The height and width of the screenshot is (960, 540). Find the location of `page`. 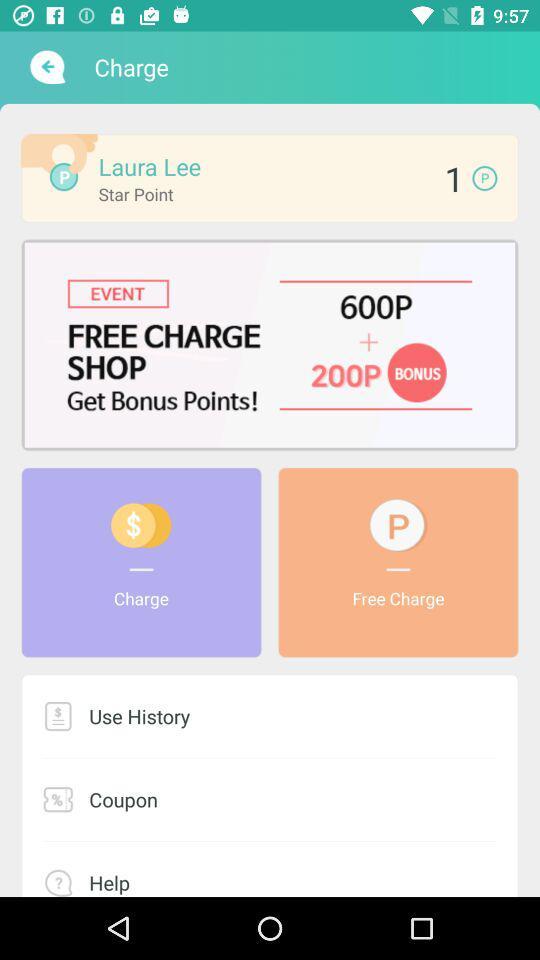

page is located at coordinates (270, 345).